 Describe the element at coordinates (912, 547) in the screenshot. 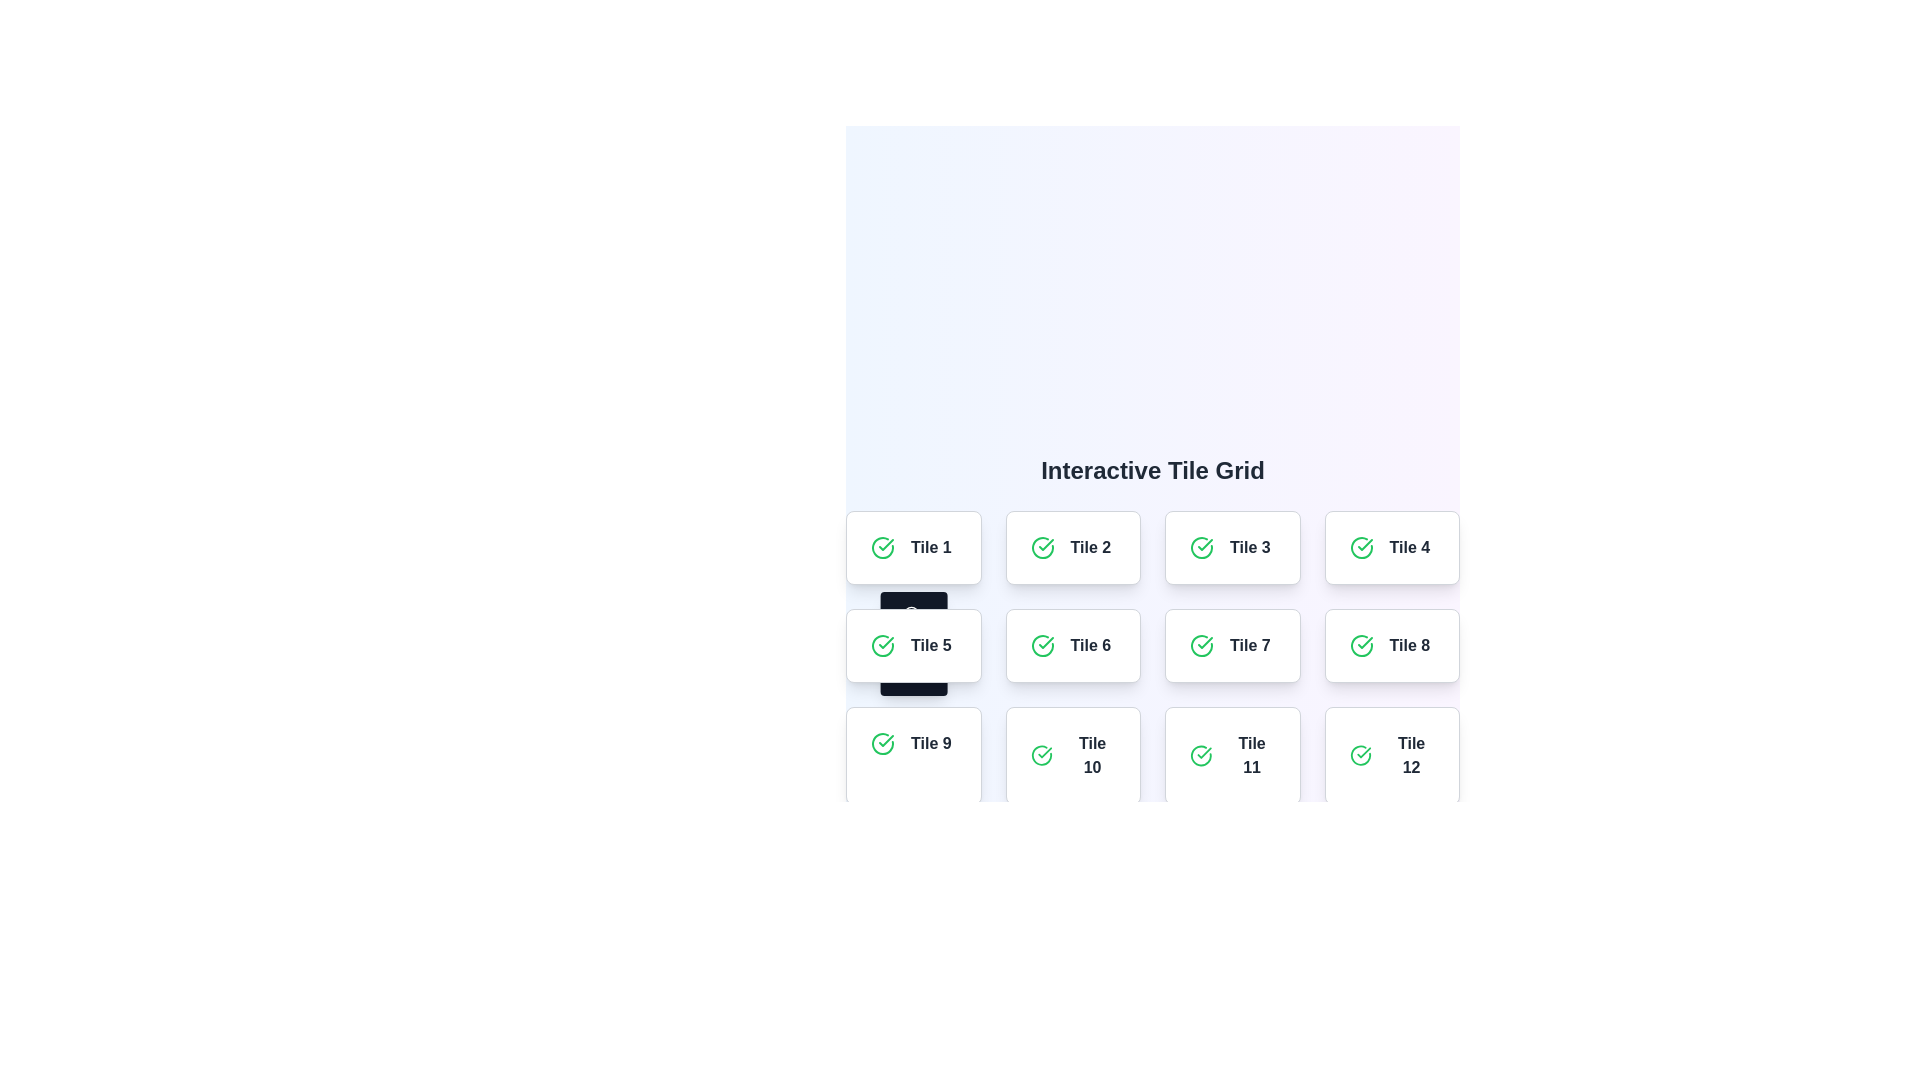

I see `the 'Tile 1' text label within the top-left tile of the 'Interactive Tile Grid', which is styled with bold gray font and accompanied by a green checkmark icon` at that location.